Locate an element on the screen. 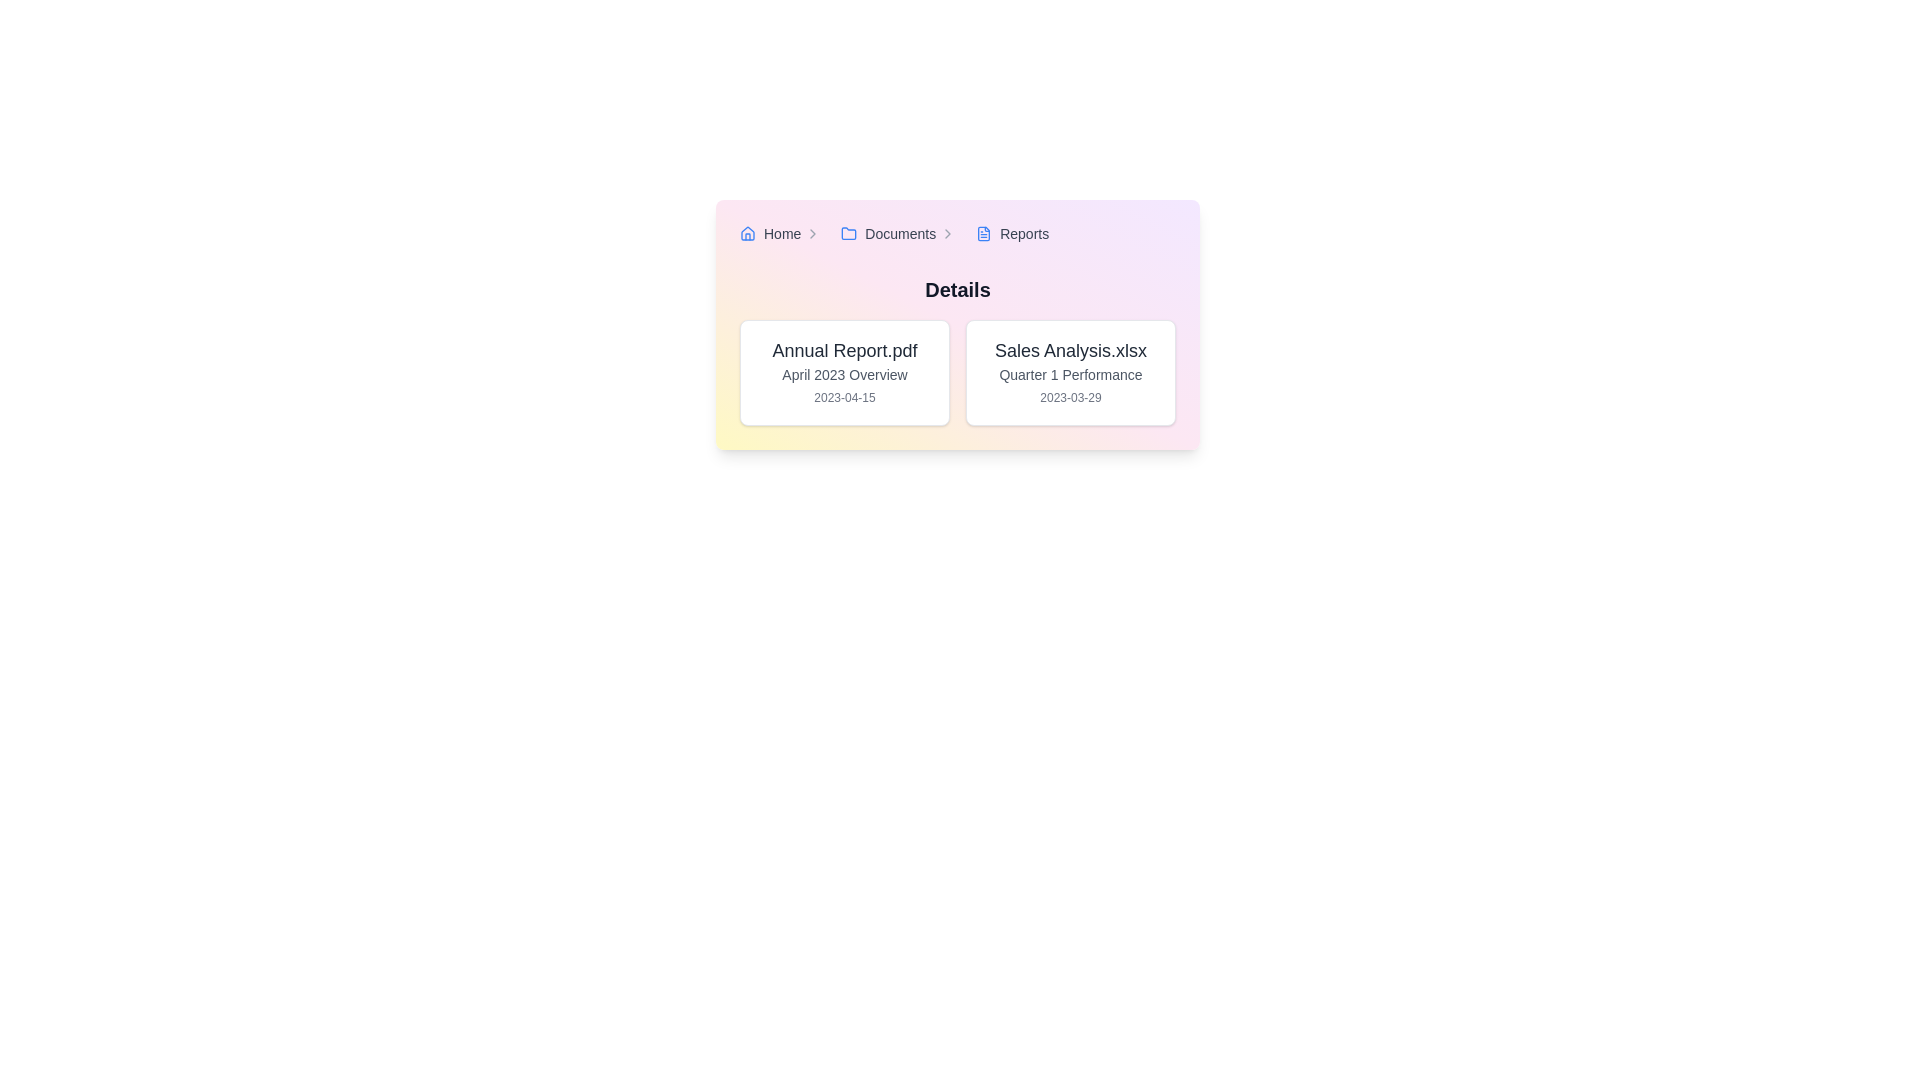  the static text label displaying 'Details', which is centrally aligned and bold, located at the top of the section containing the cards 'Annual Report.pdf' and 'Sales Analysis.xlsx' is located at coordinates (957, 289).